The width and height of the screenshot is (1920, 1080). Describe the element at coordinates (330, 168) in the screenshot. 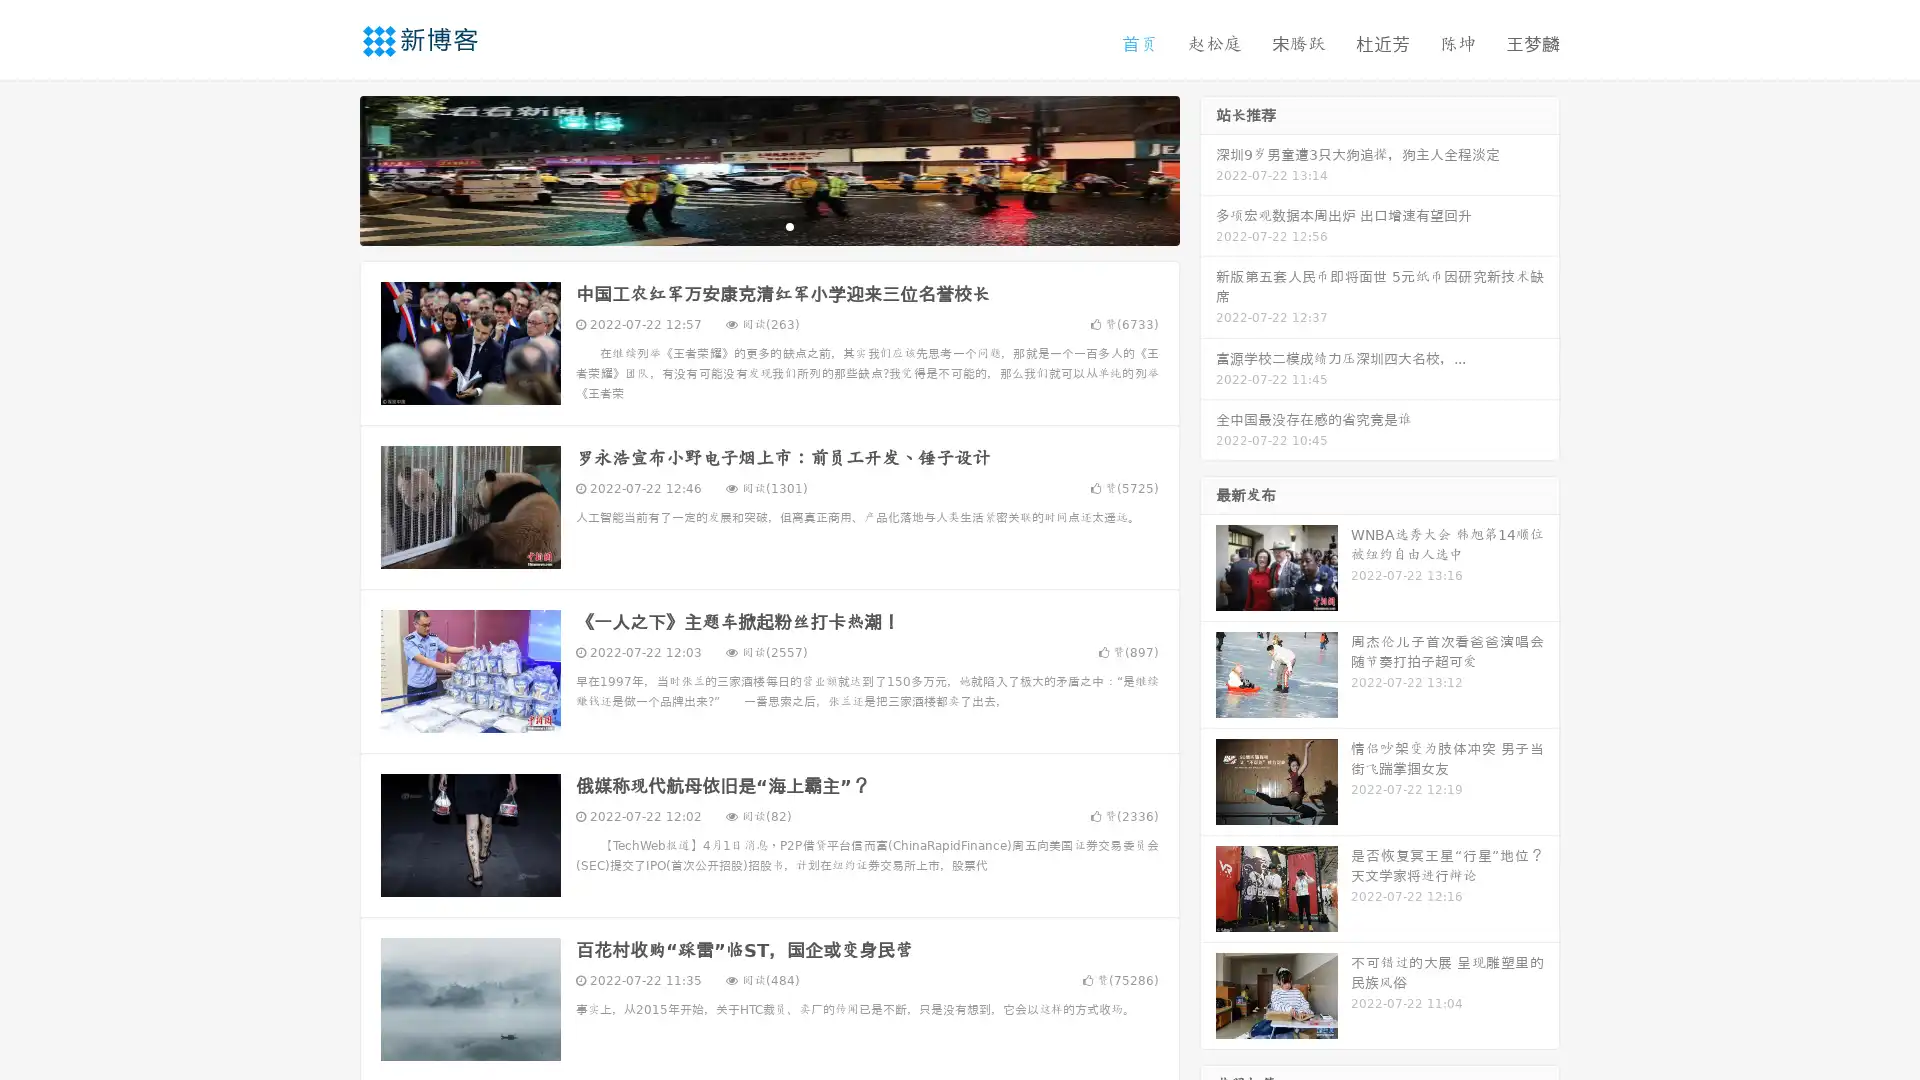

I see `Previous slide` at that location.